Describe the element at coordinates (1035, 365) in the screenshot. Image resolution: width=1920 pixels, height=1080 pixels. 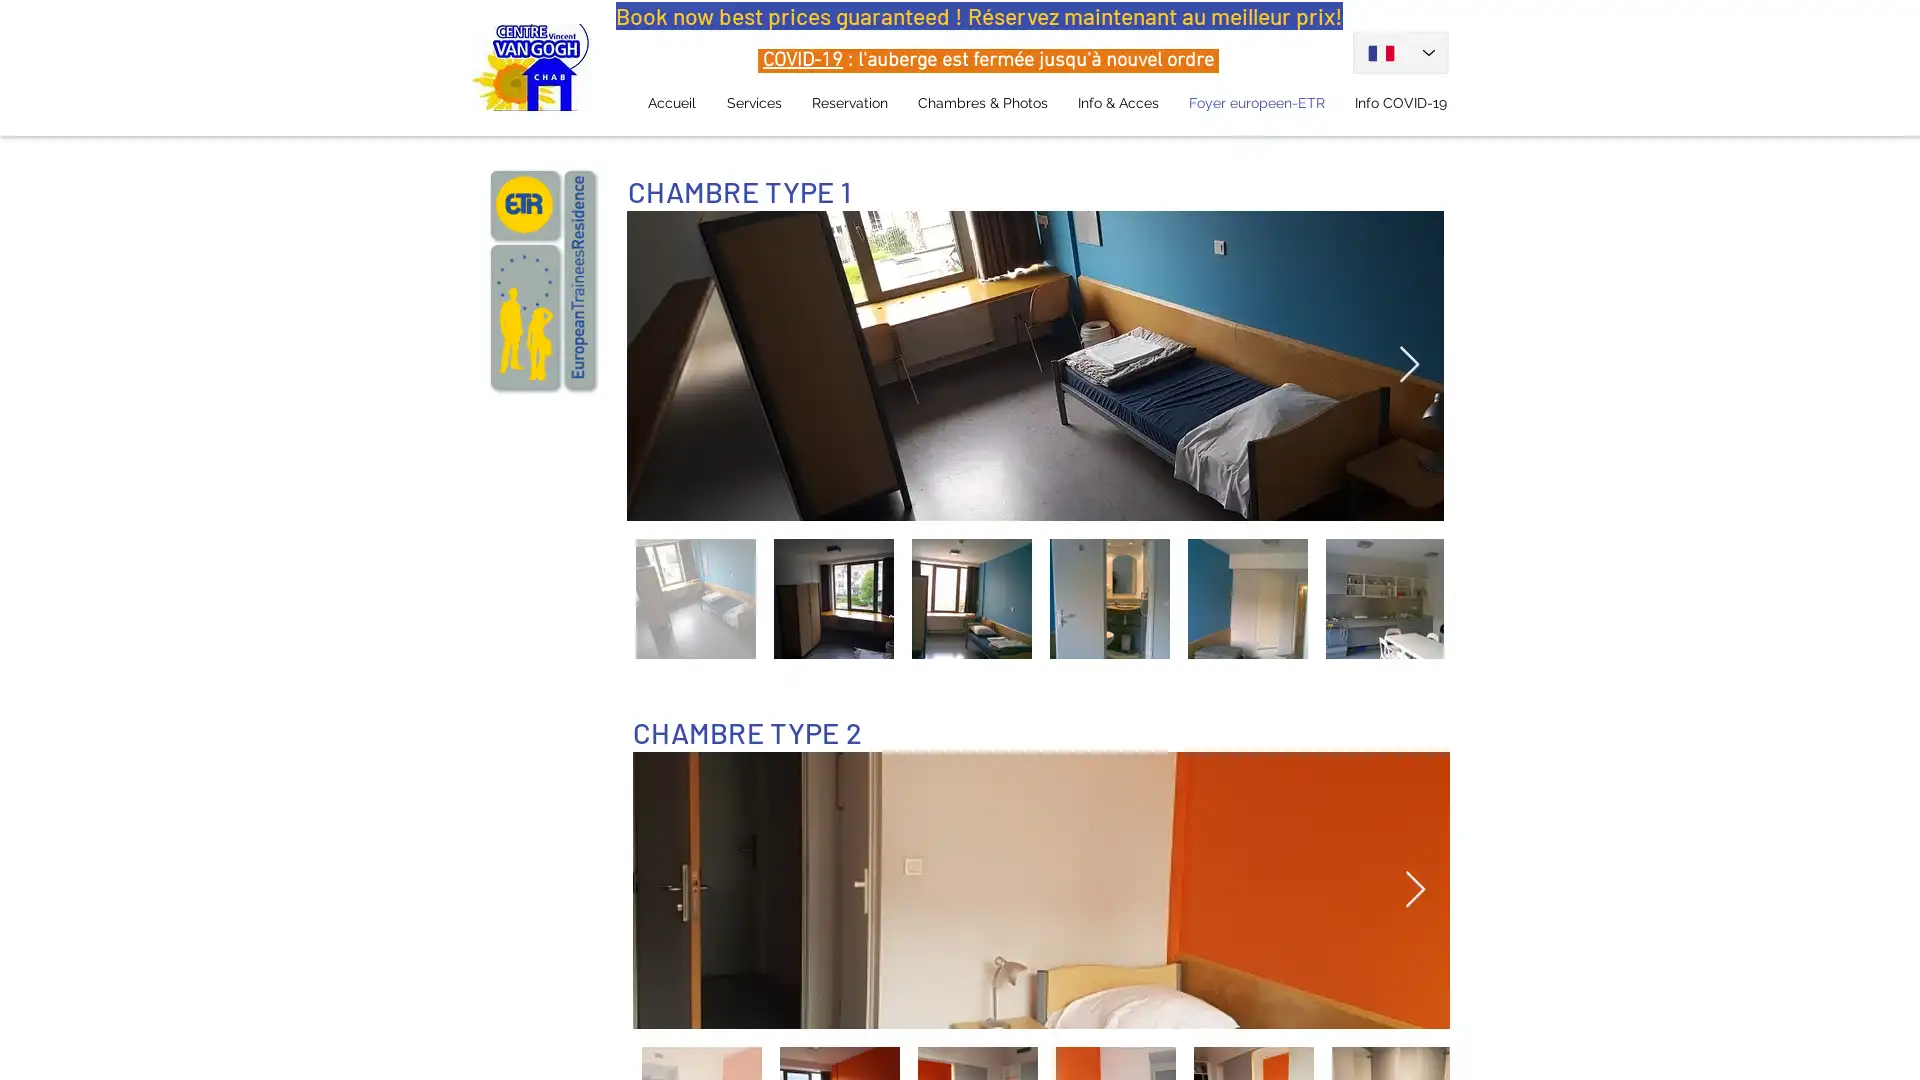
I see `singletype1.jpg` at that location.